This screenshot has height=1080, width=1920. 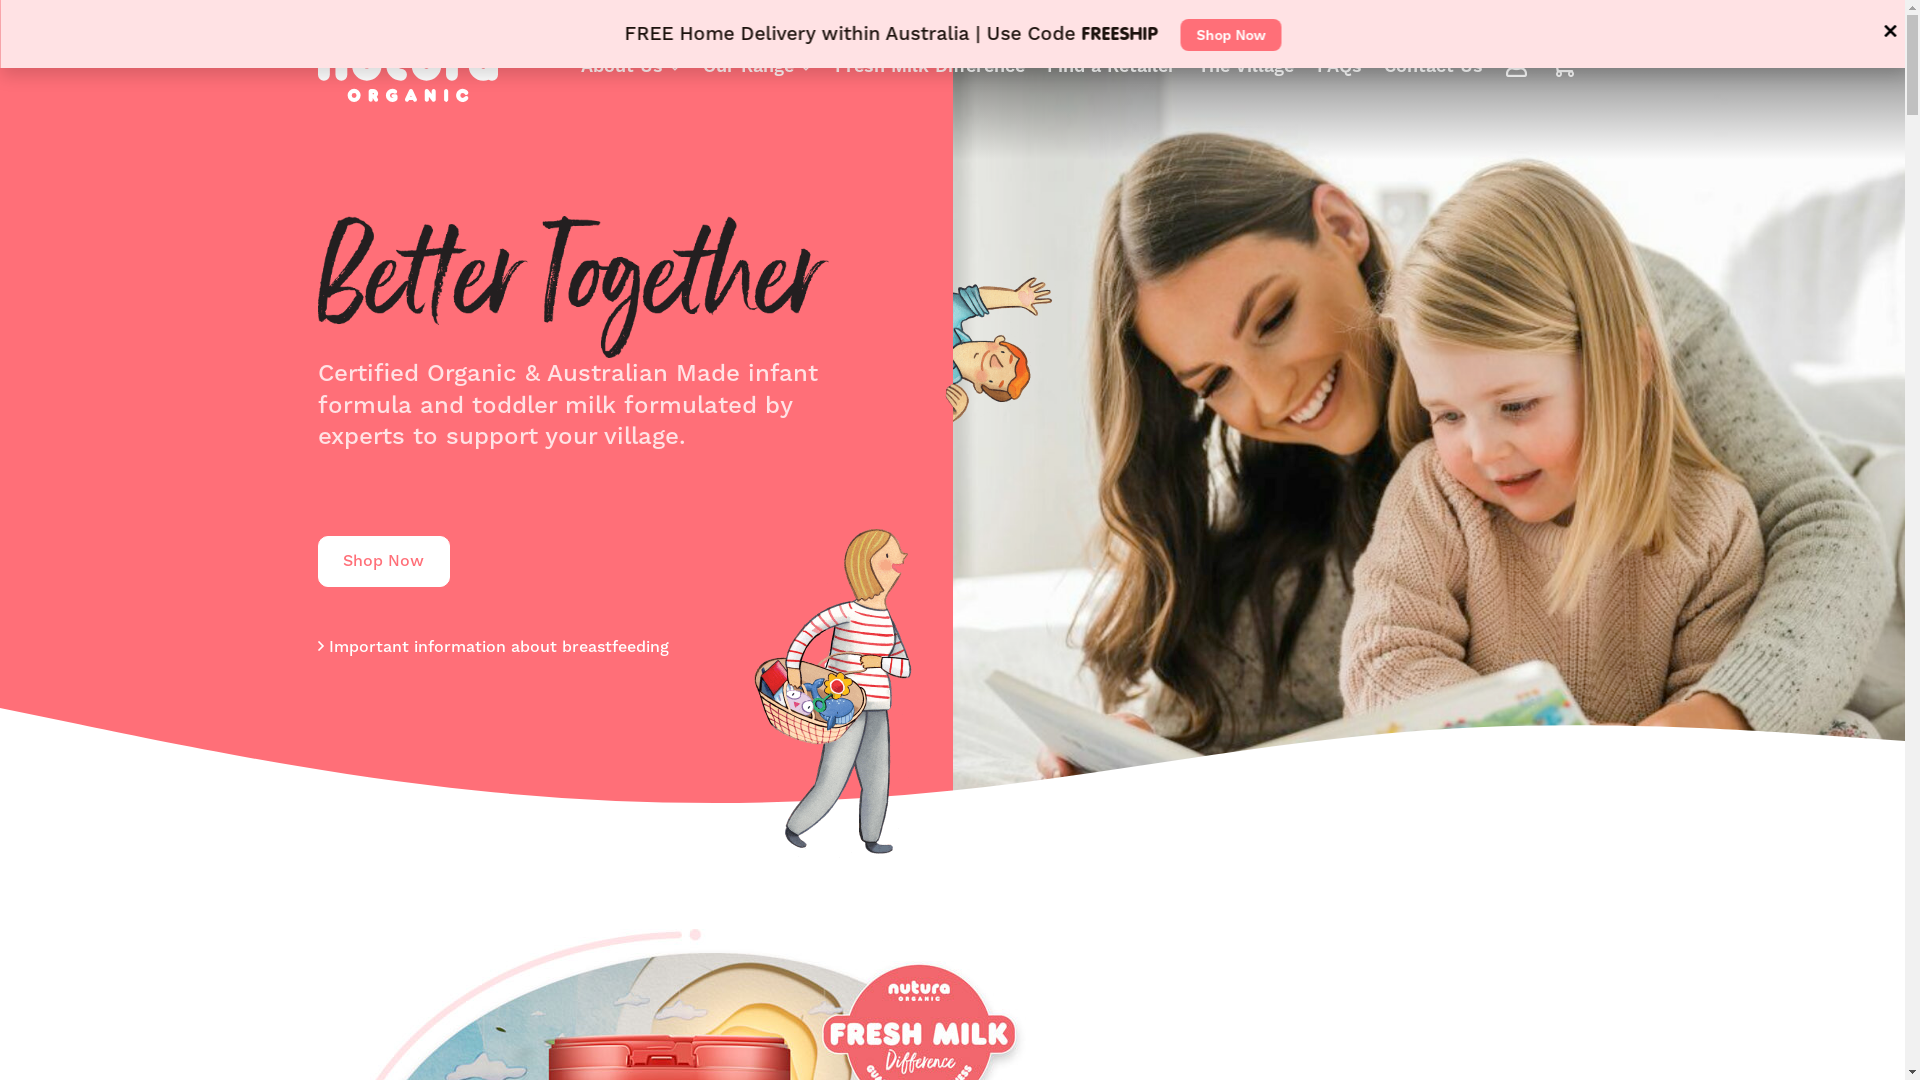 I want to click on 'The Village', so click(x=1245, y=64).